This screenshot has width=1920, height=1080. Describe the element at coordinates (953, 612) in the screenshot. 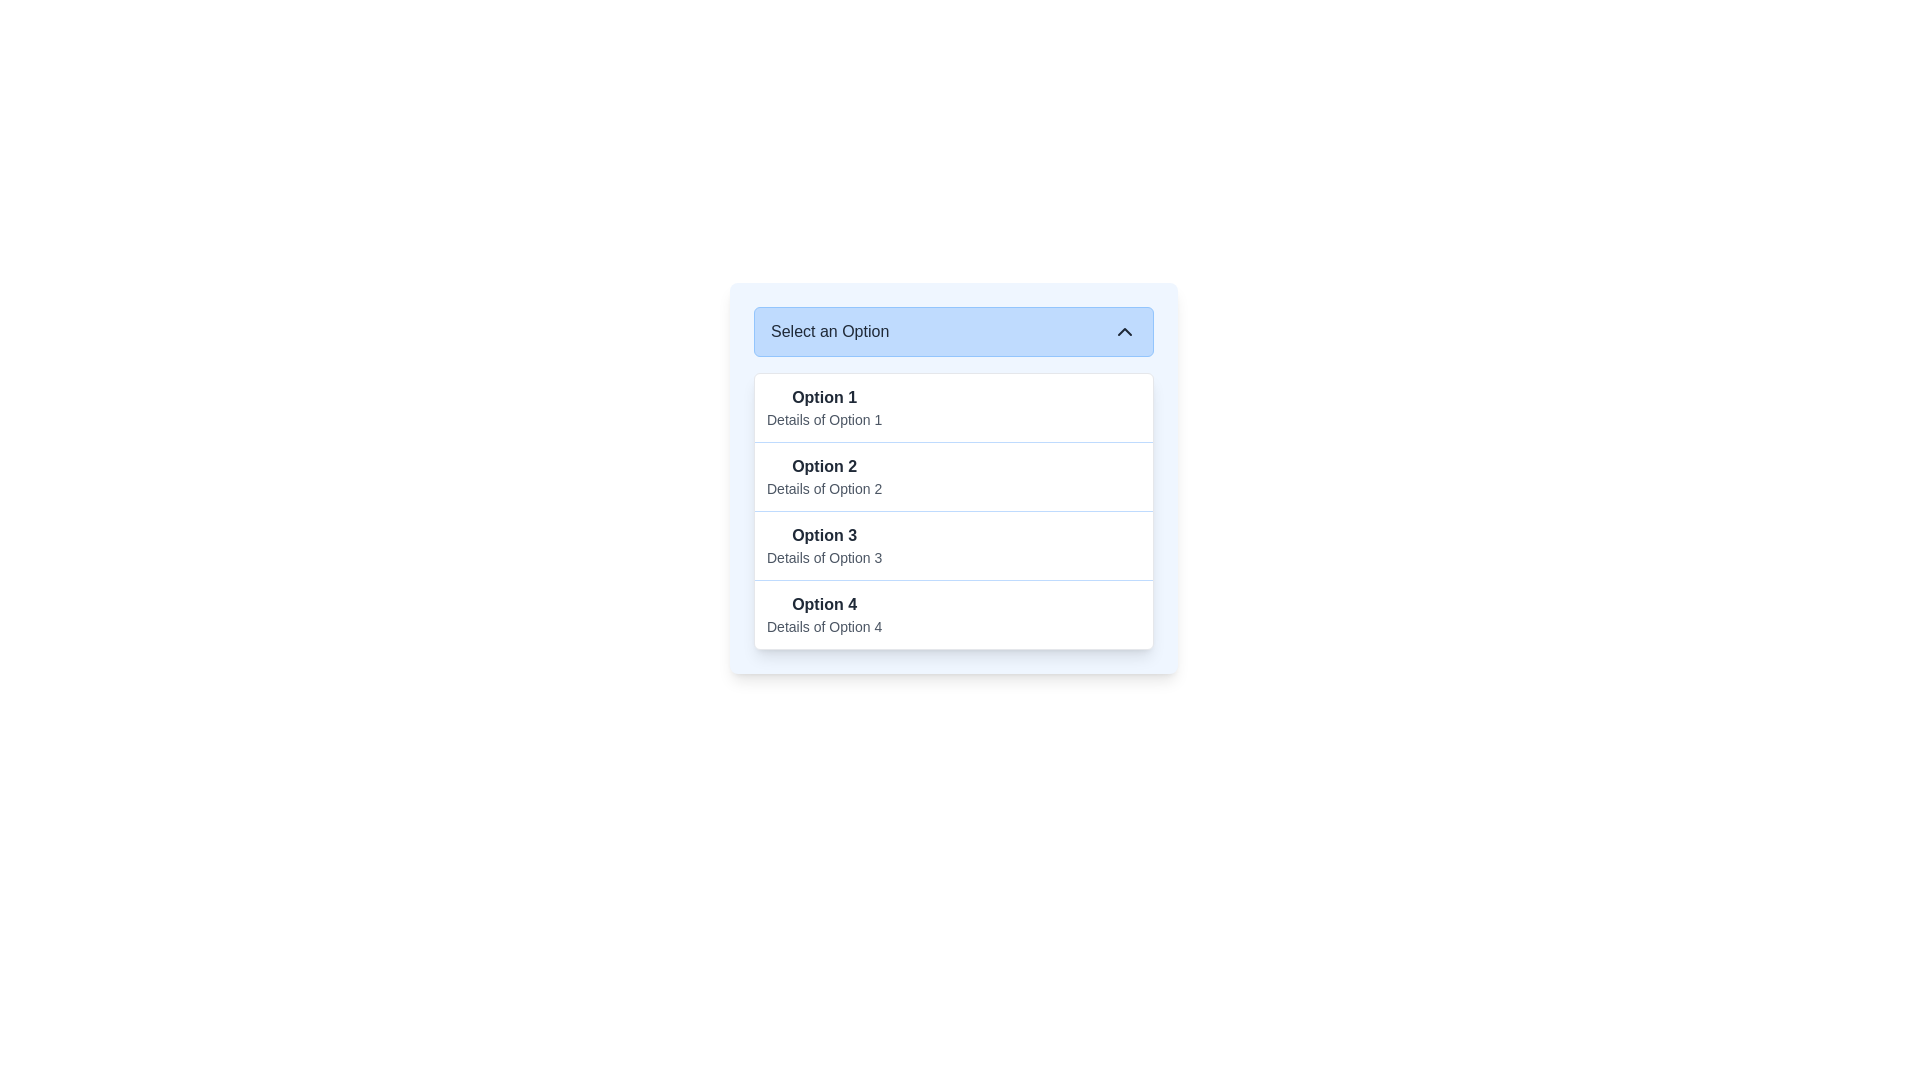

I see `the list item for 'Option 4' located at the bottom of the dropdown menu beneath 'Option 3'` at that location.